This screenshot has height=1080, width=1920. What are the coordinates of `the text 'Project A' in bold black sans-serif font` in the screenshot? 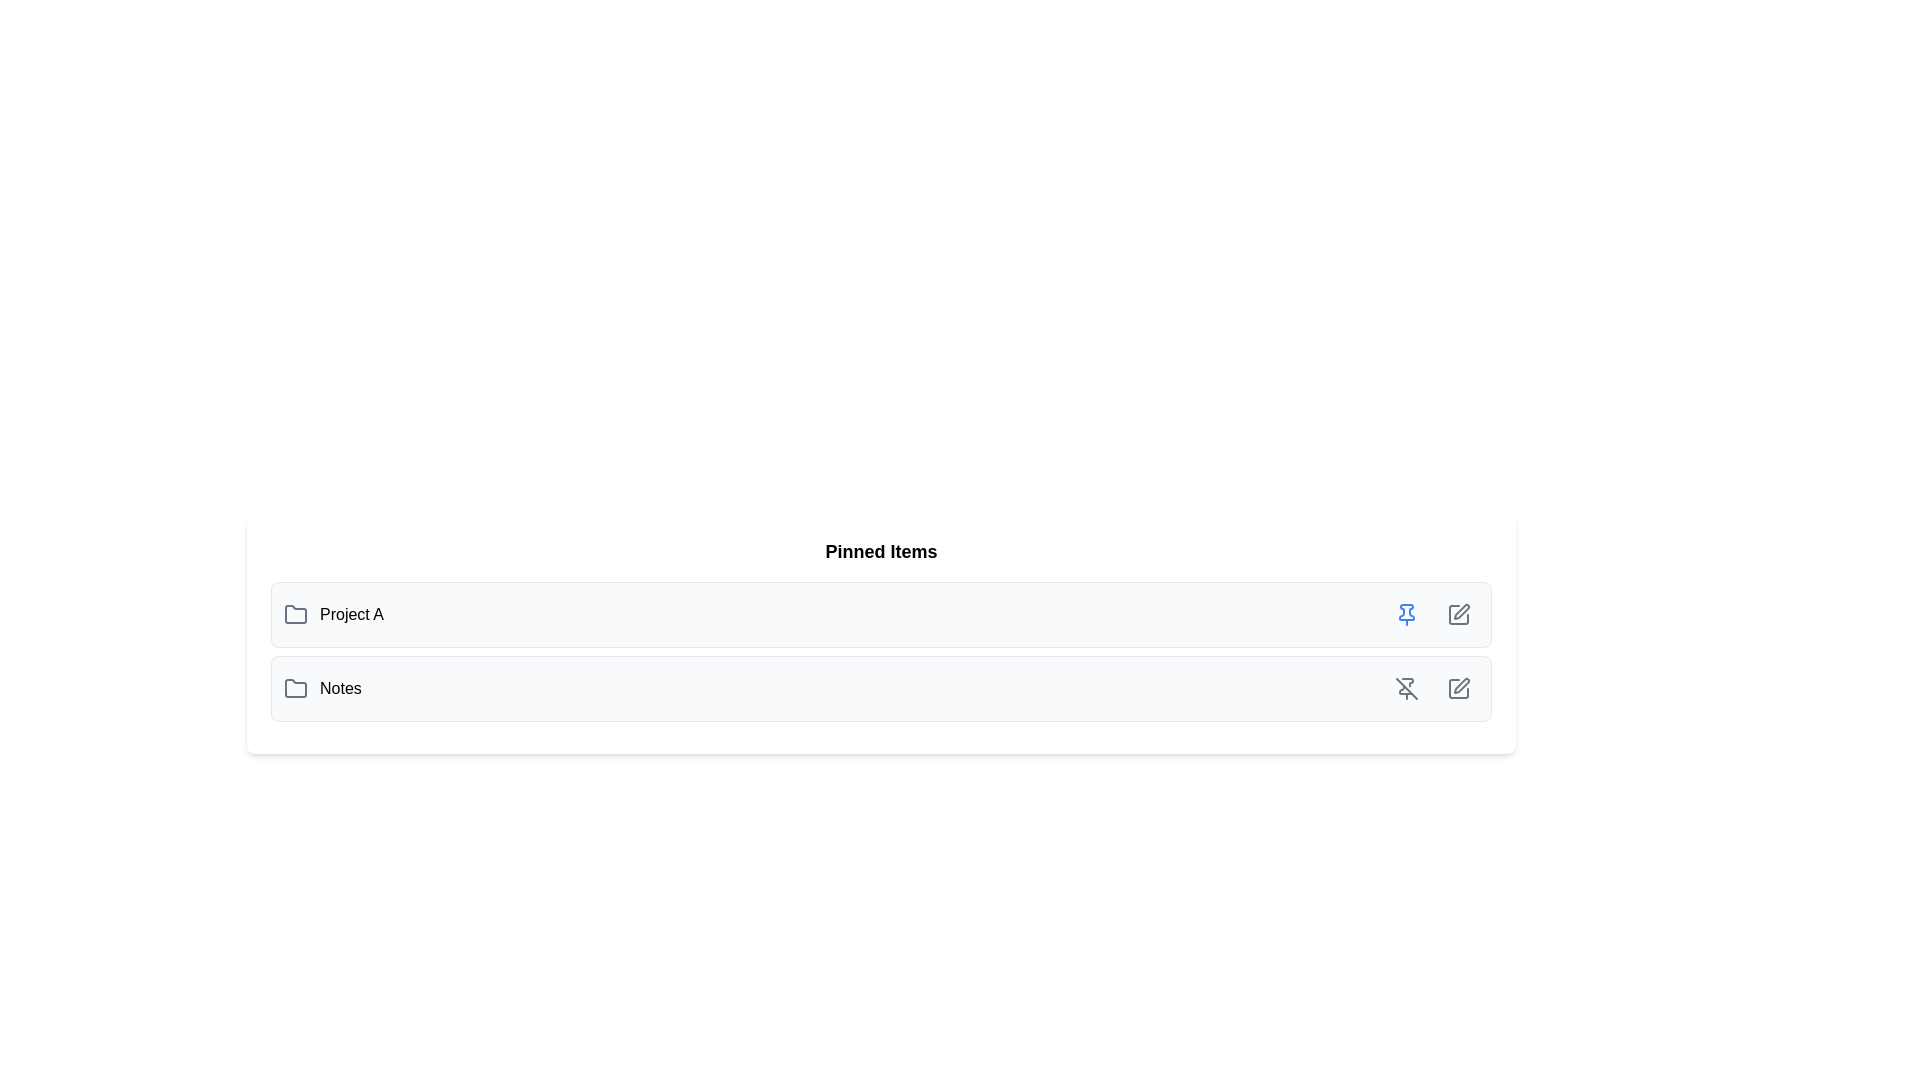 It's located at (351, 613).